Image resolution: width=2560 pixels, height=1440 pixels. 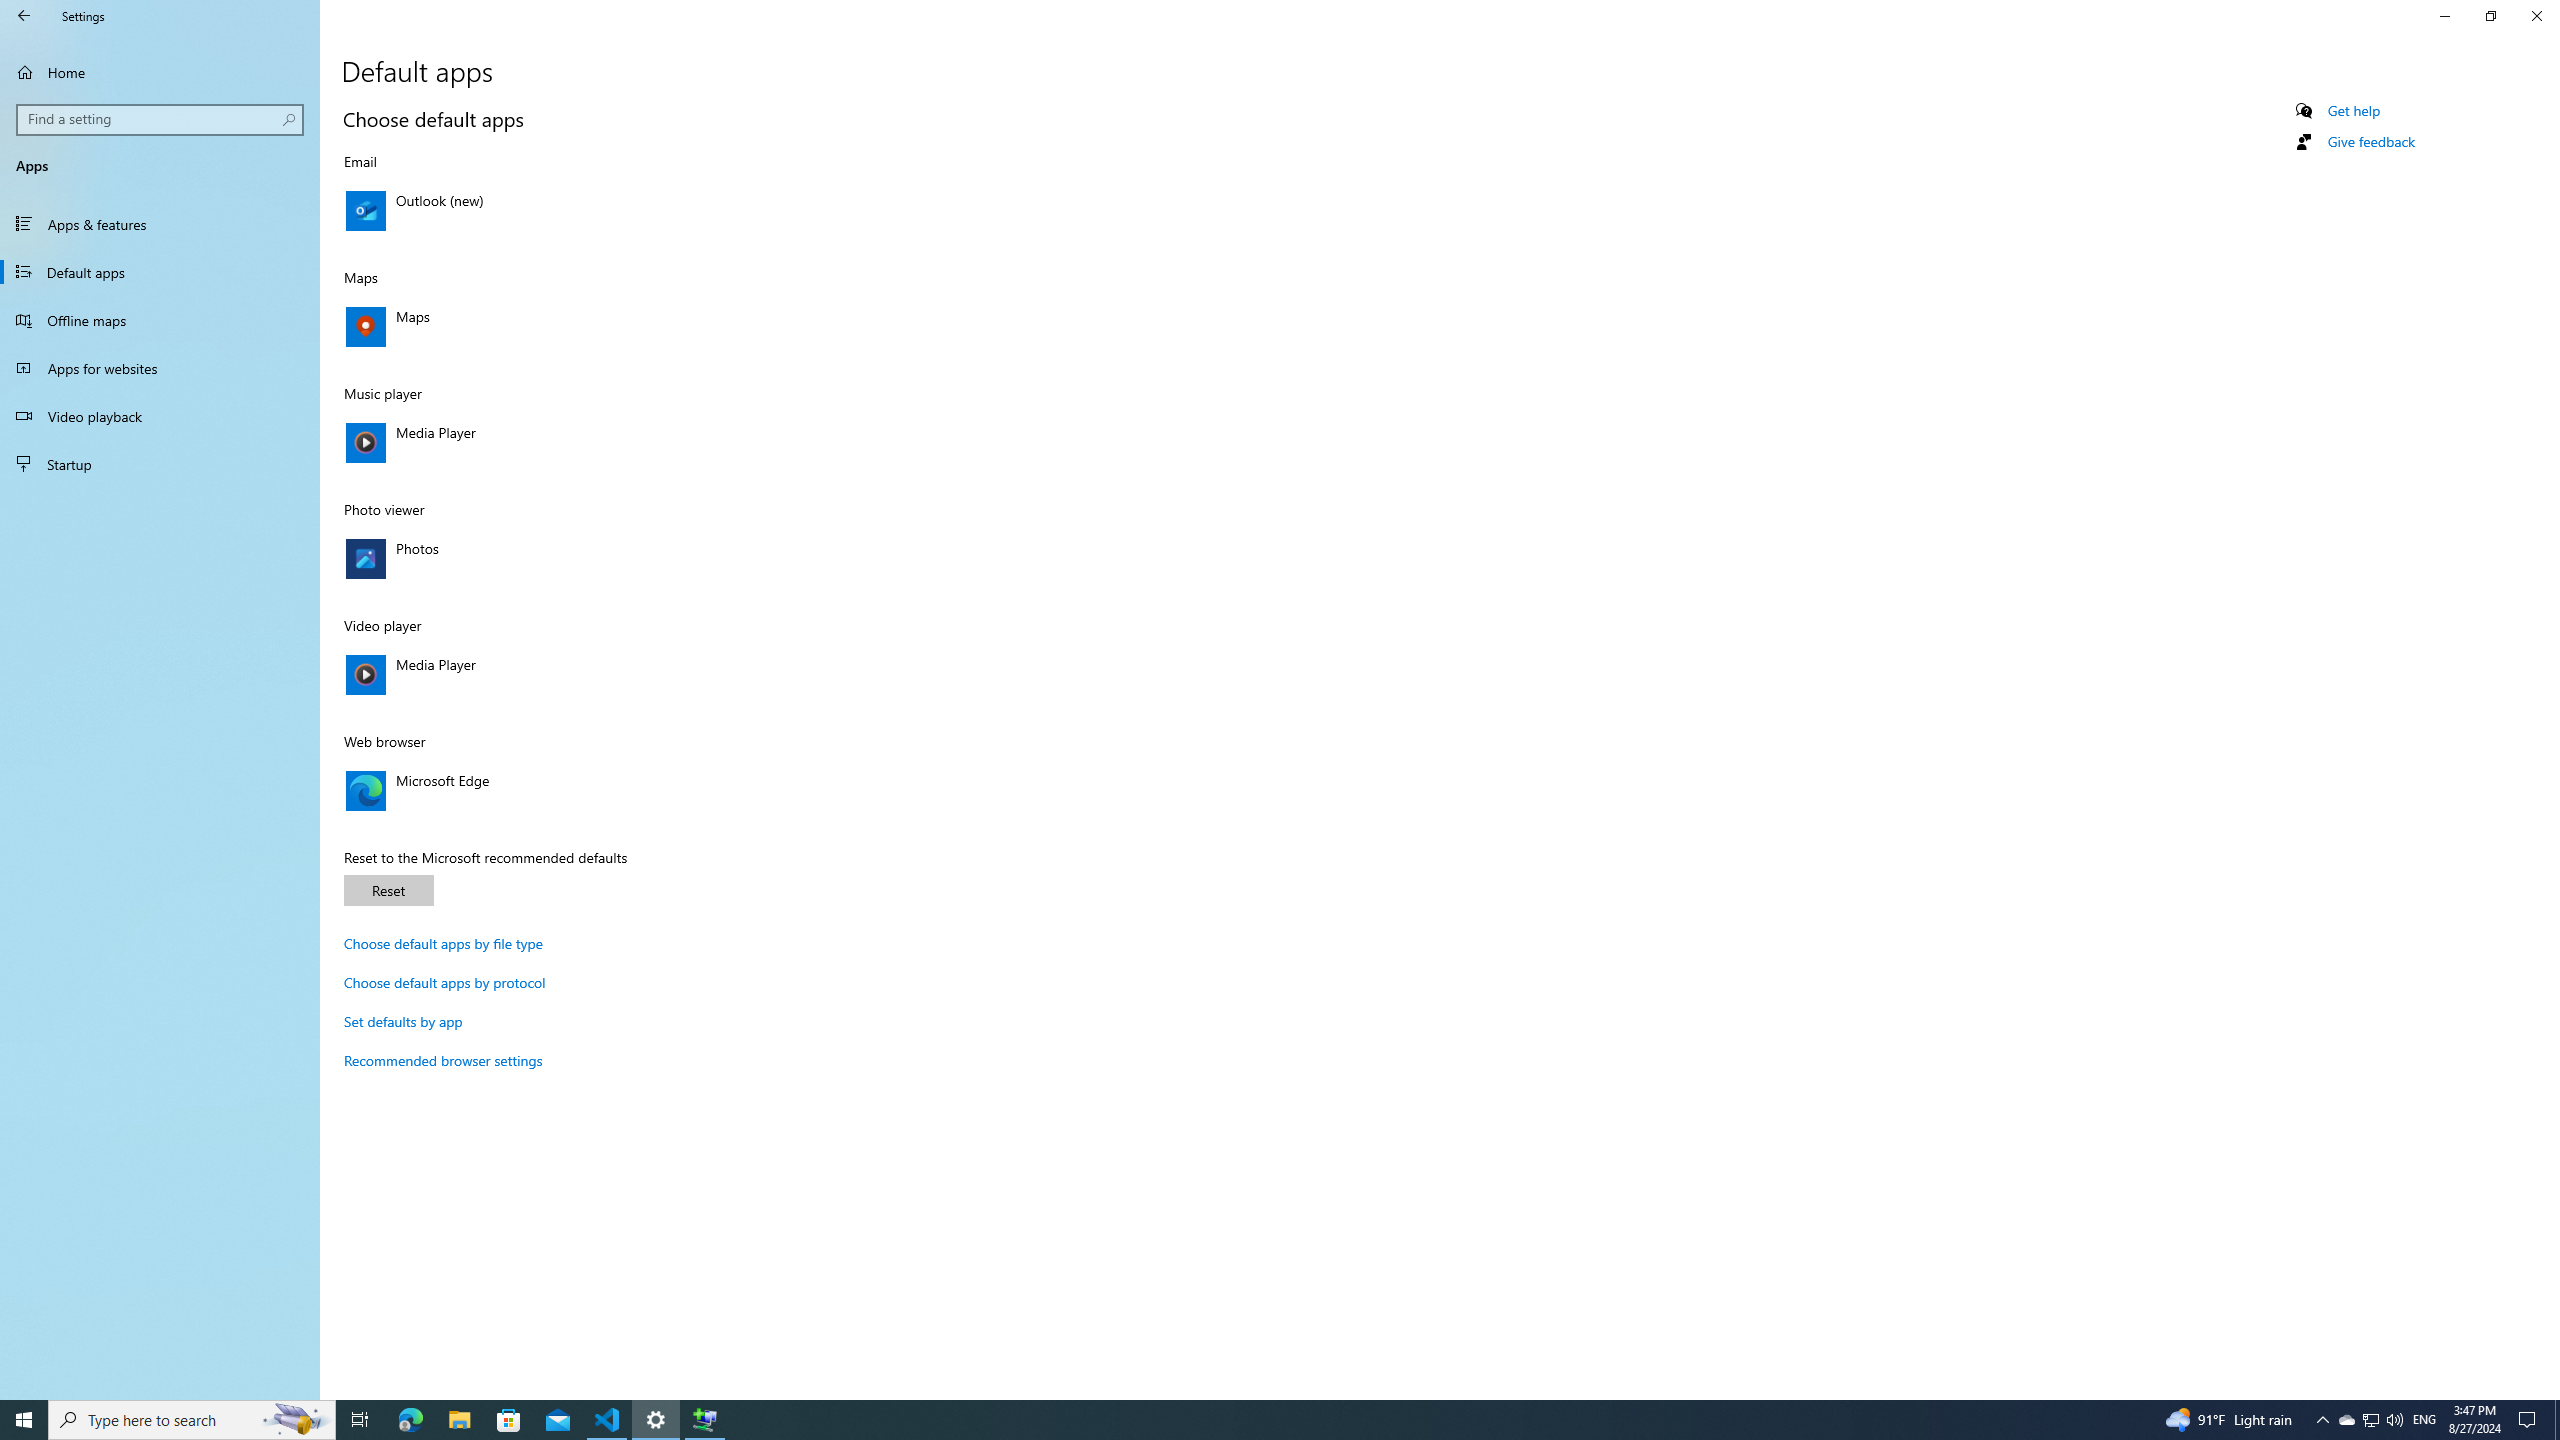 I want to click on 'Default apps', so click(x=159, y=271).